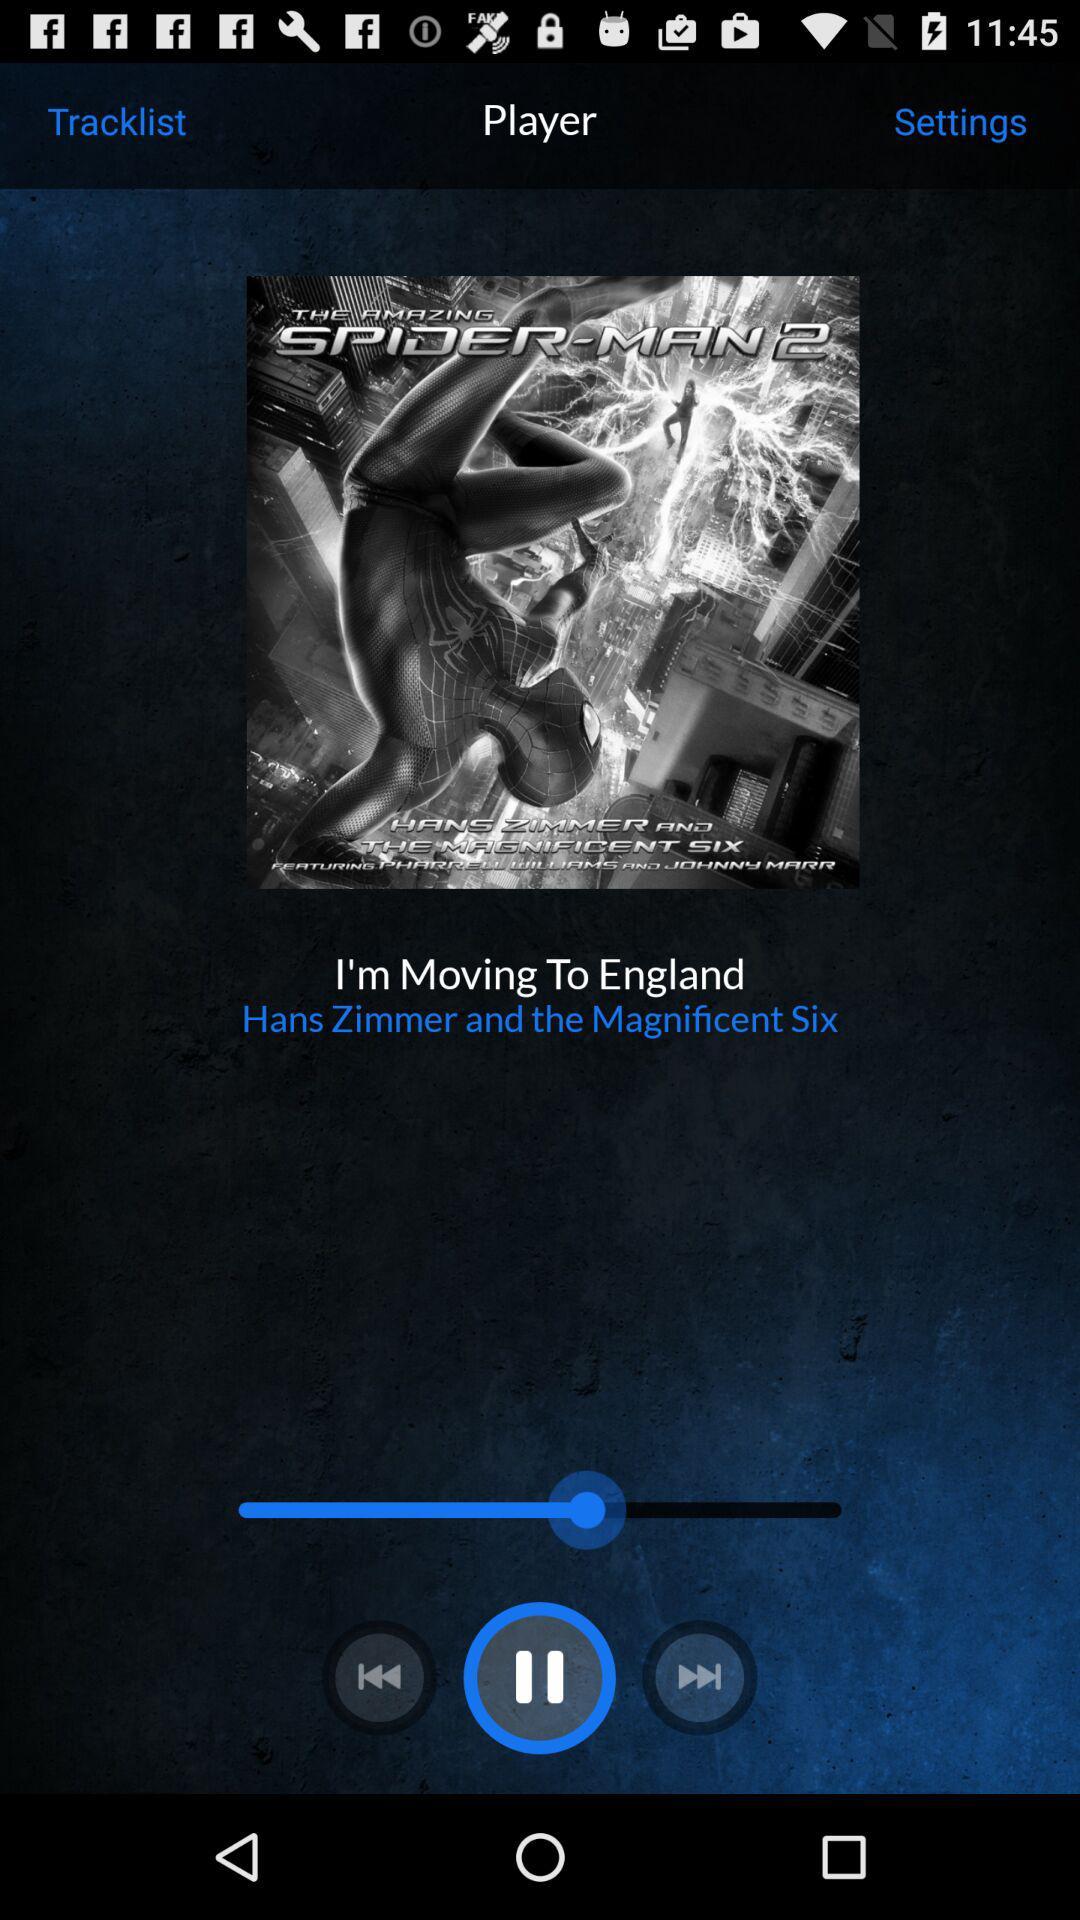  I want to click on the skip_next icon, so click(698, 1795).